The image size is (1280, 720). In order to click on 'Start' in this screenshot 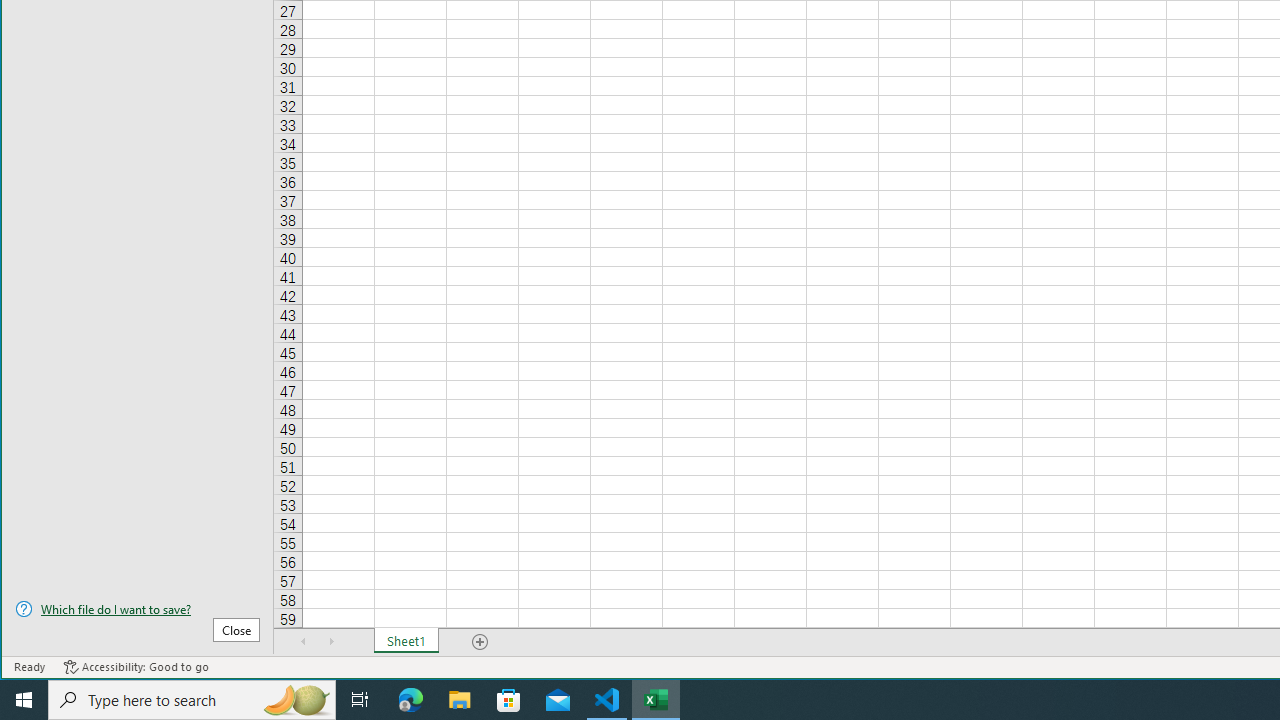, I will do `click(24, 698)`.